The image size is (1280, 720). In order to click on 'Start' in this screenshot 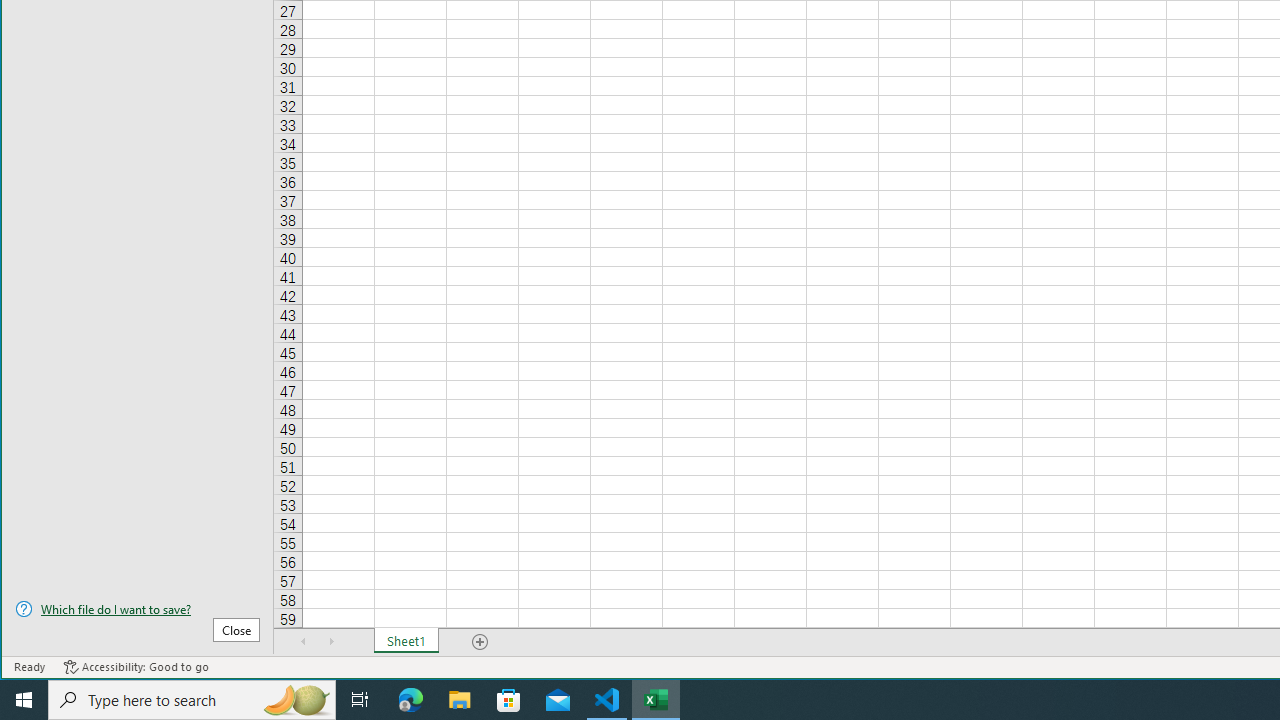, I will do `click(24, 698)`.